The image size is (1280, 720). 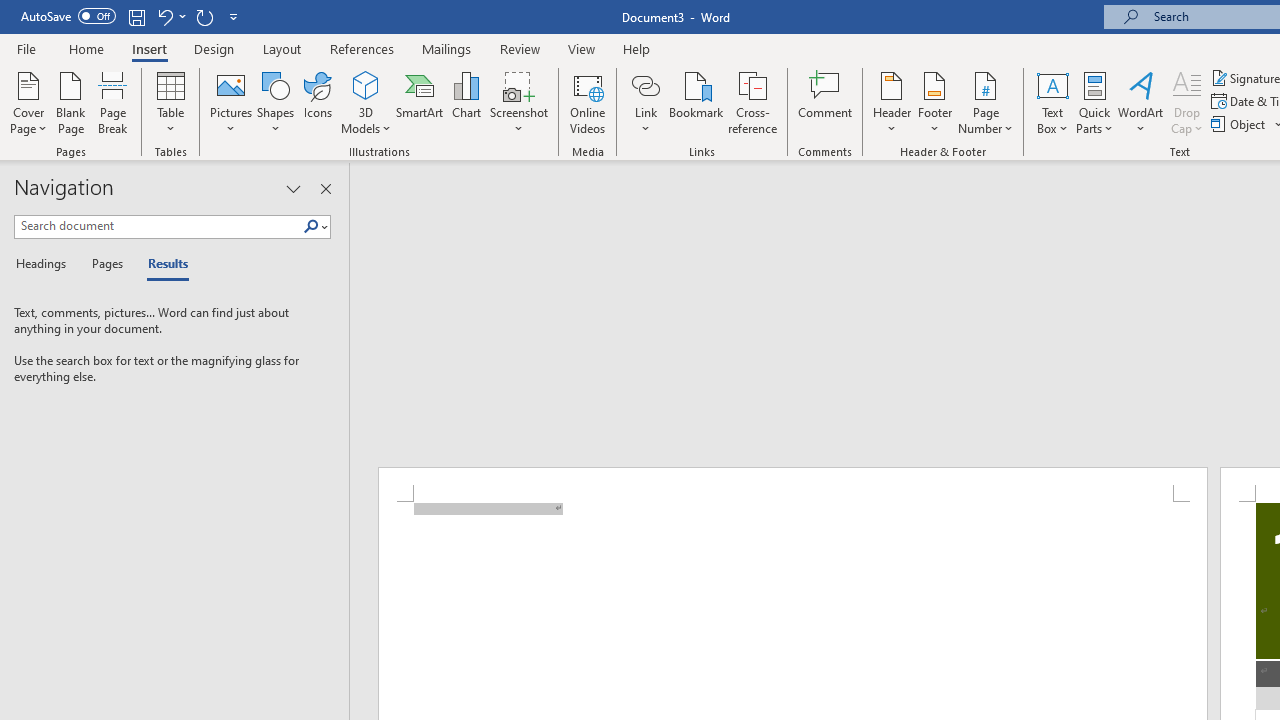 I want to click on '3D Models', so click(x=366, y=103).